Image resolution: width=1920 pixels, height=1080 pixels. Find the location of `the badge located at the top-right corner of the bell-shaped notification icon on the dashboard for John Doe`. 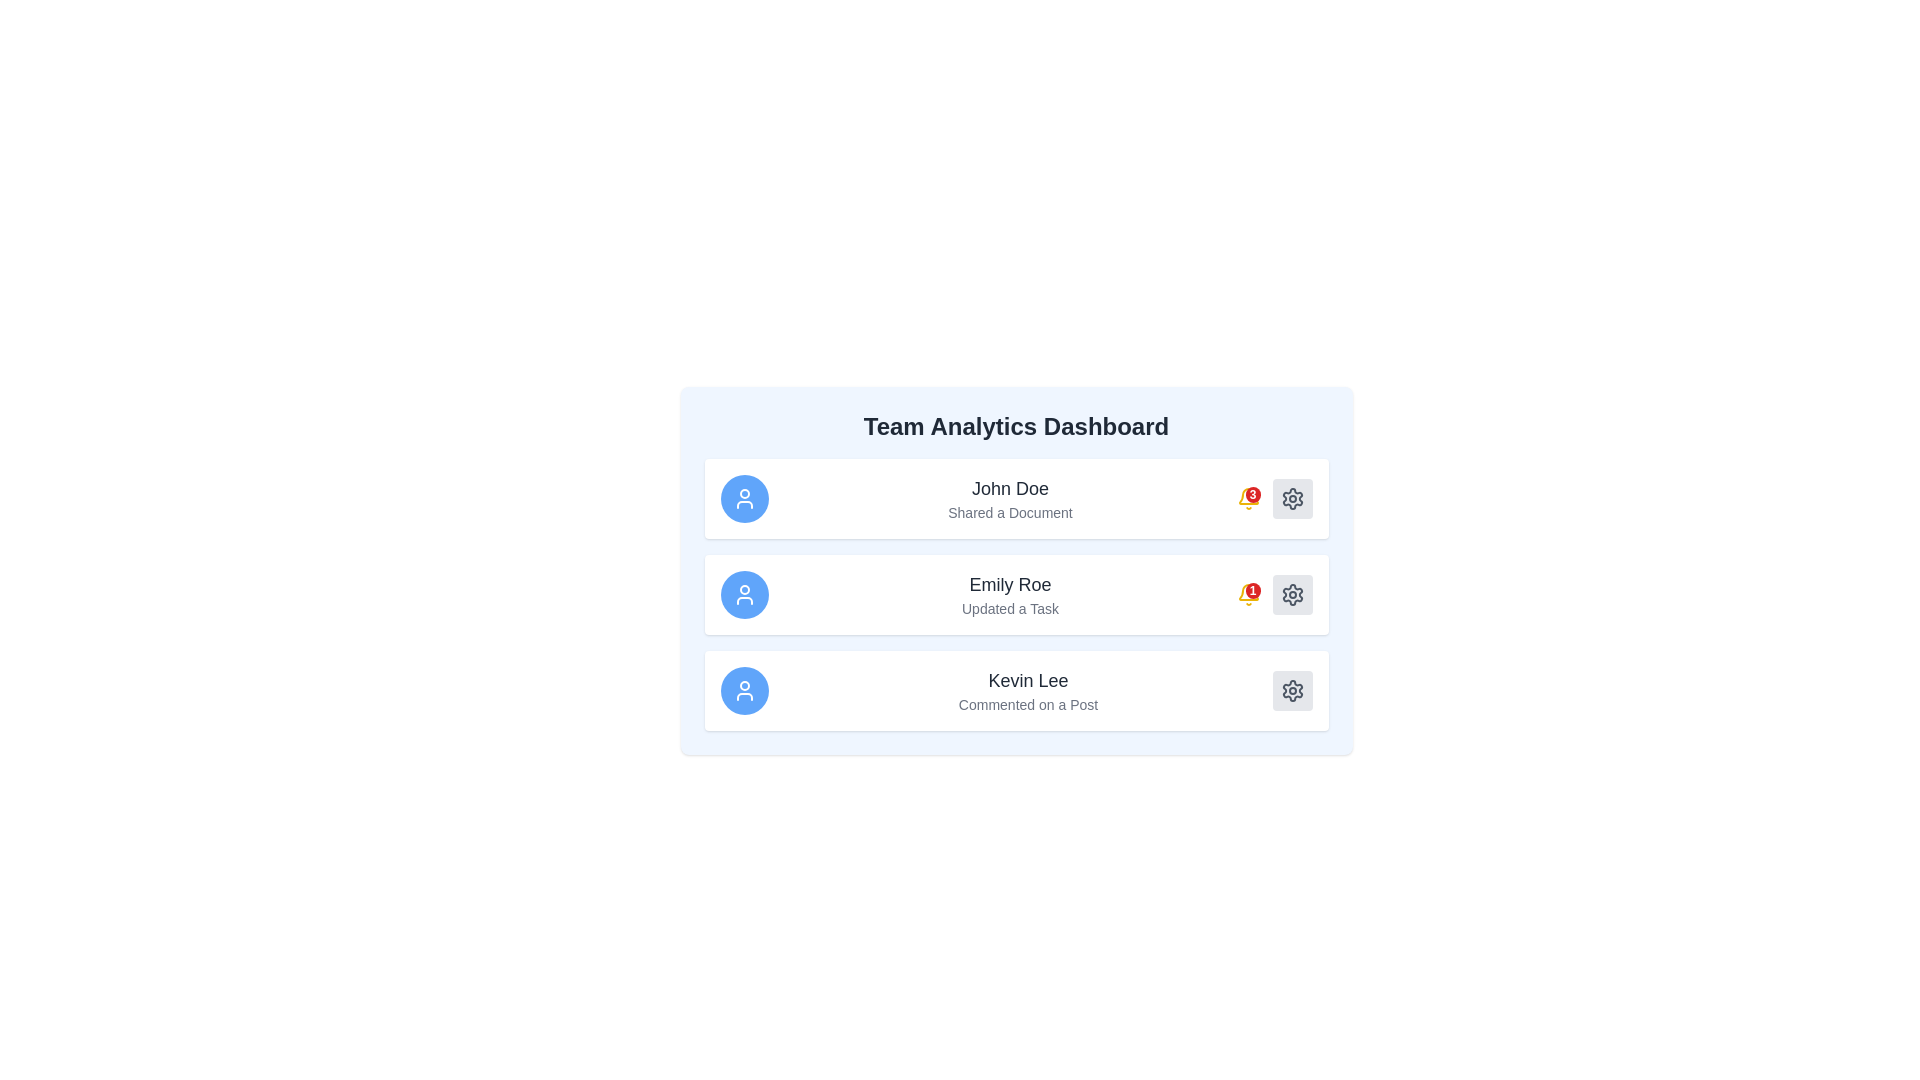

the badge located at the top-right corner of the bell-shaped notification icon on the dashboard for John Doe is located at coordinates (1252, 494).